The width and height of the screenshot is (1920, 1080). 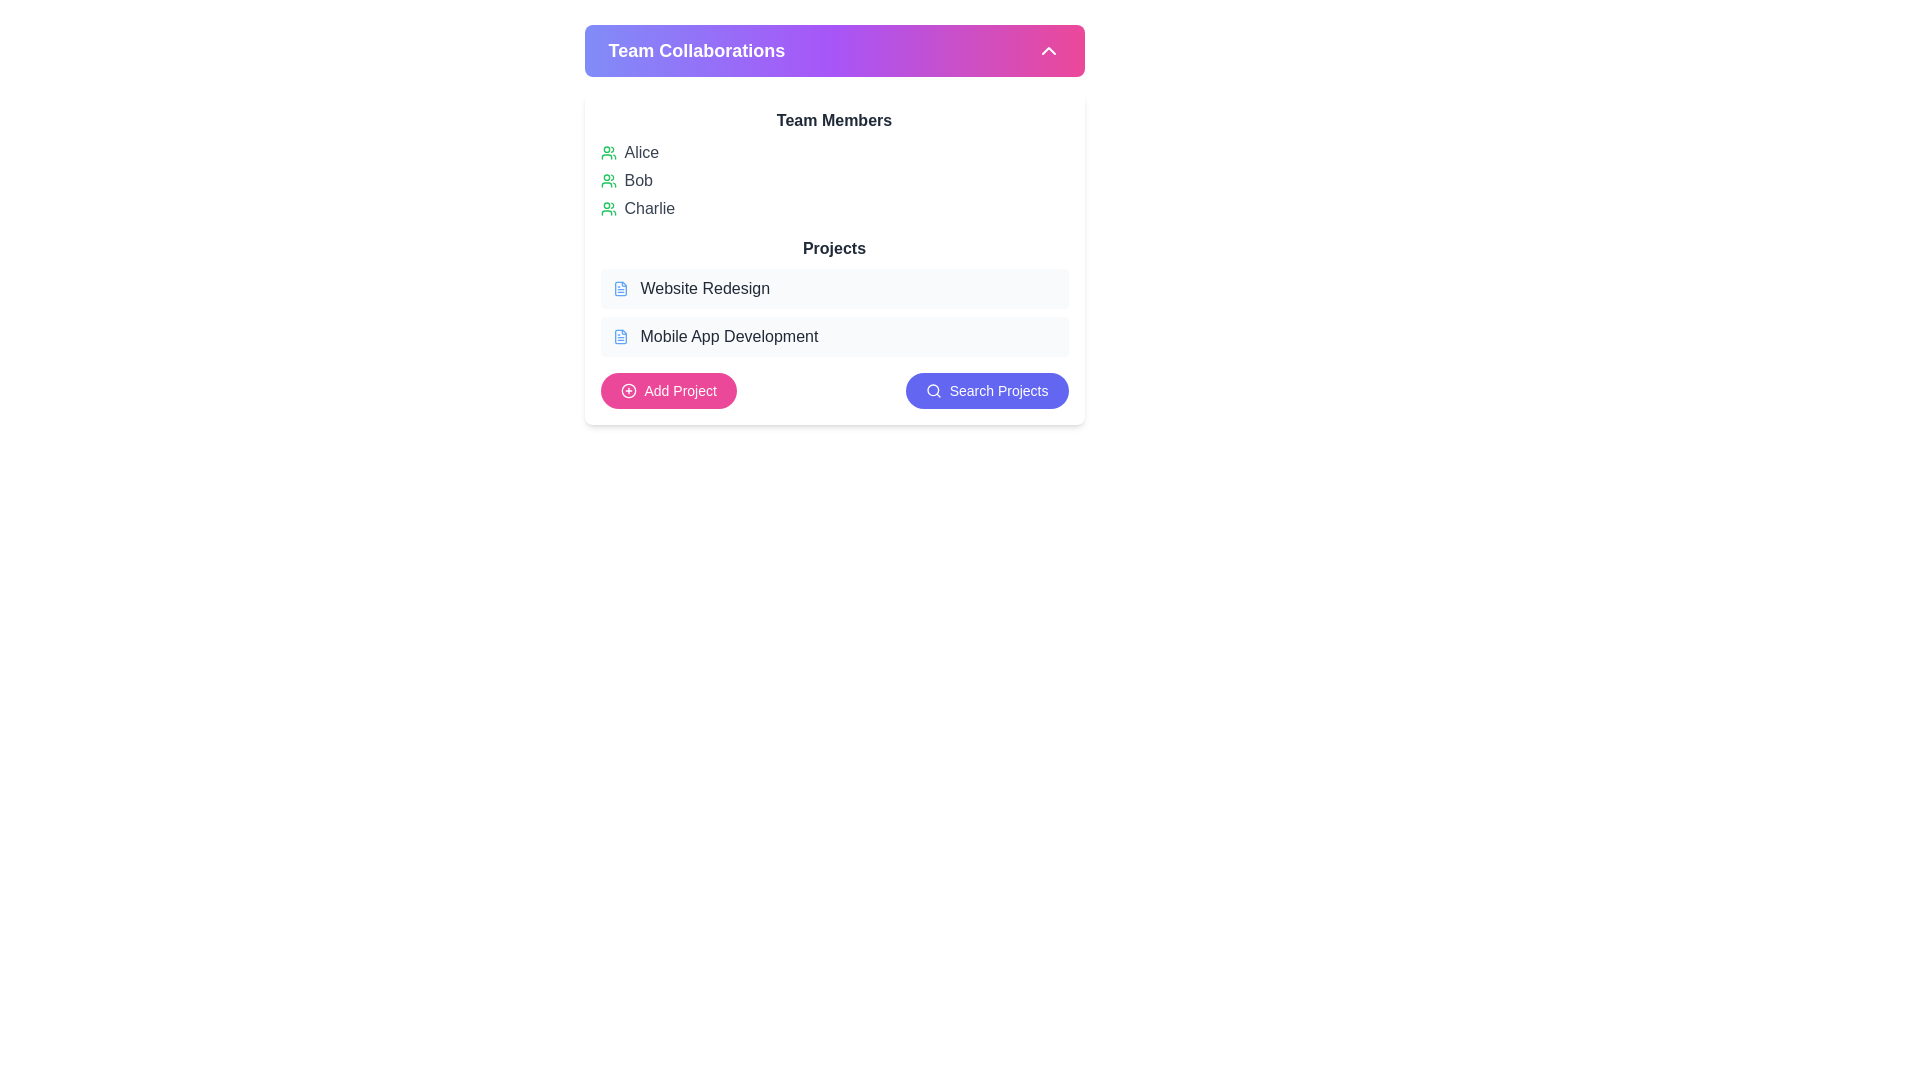 What do you see at coordinates (1047, 49) in the screenshot?
I see `the upward-facing chevron arrow icon located in the top-right corner of the 'Team Collaborations' header` at bounding box center [1047, 49].